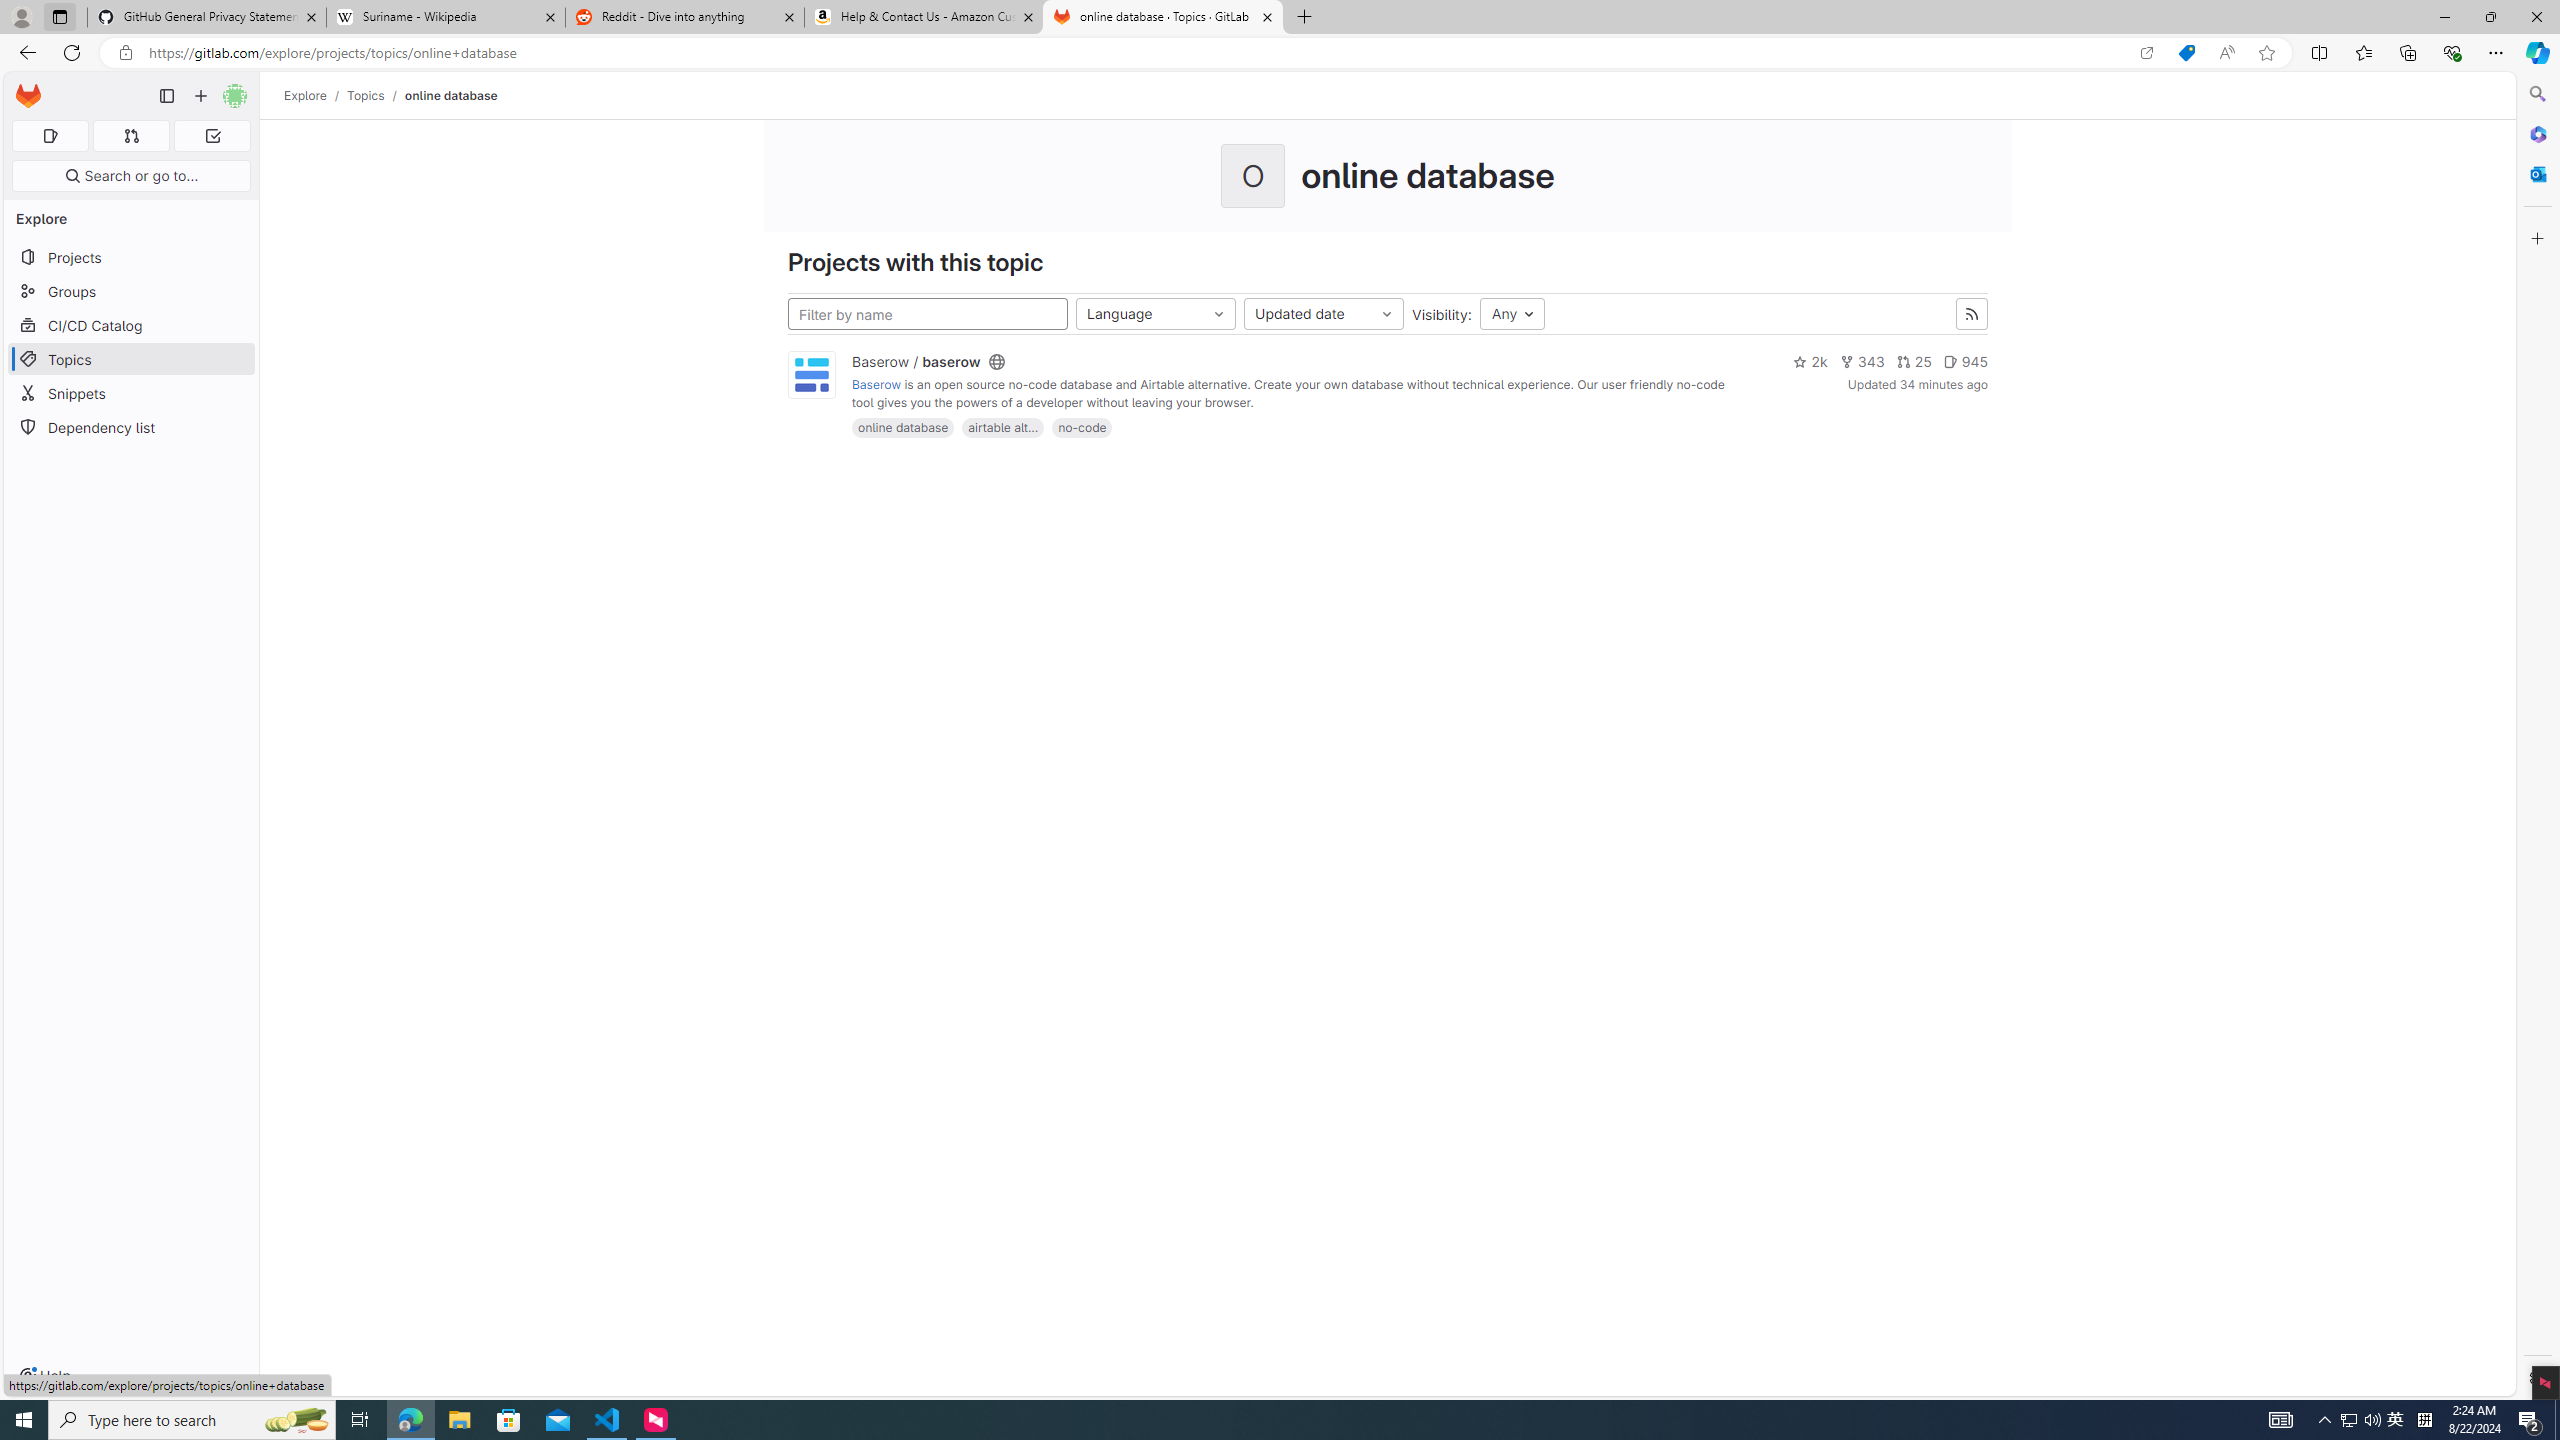  What do you see at coordinates (1080, 426) in the screenshot?
I see `'no-code'` at bounding box center [1080, 426].